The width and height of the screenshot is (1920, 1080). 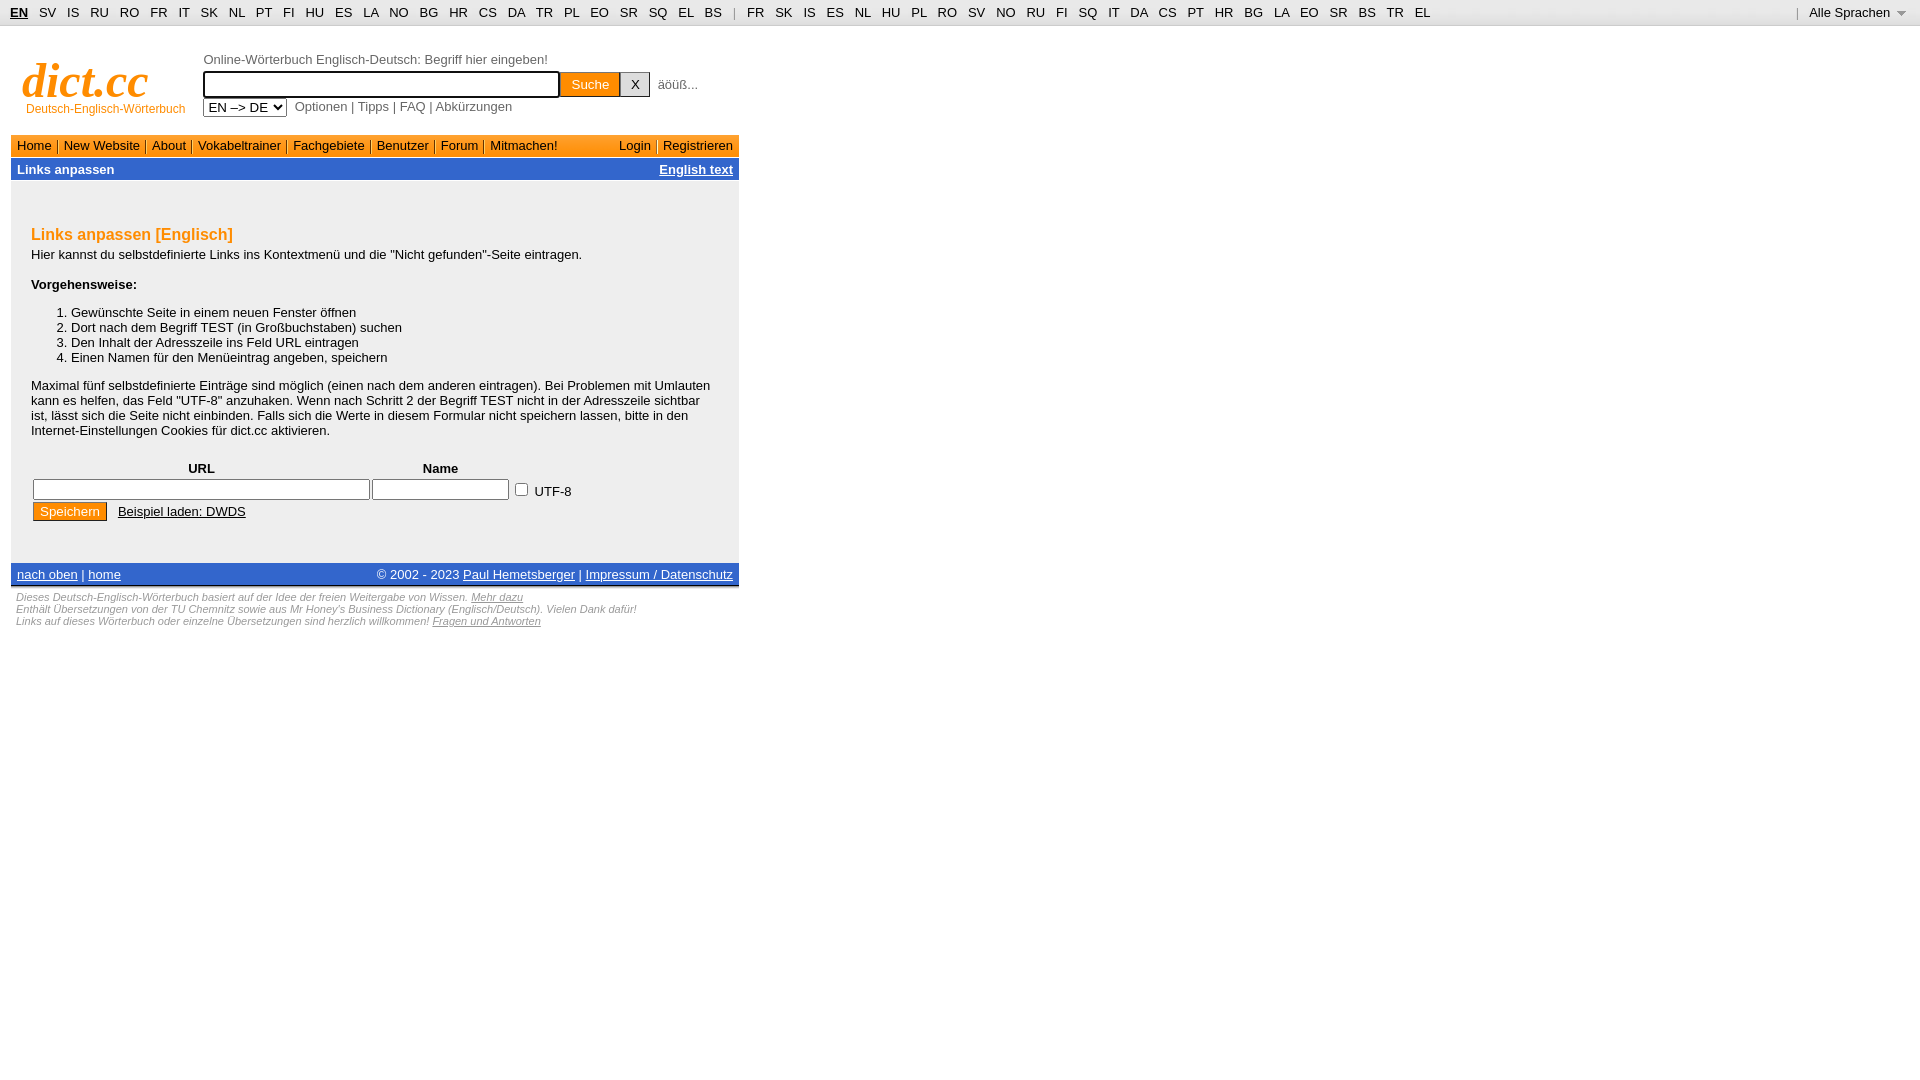 What do you see at coordinates (917, 12) in the screenshot?
I see `'PL'` at bounding box center [917, 12].